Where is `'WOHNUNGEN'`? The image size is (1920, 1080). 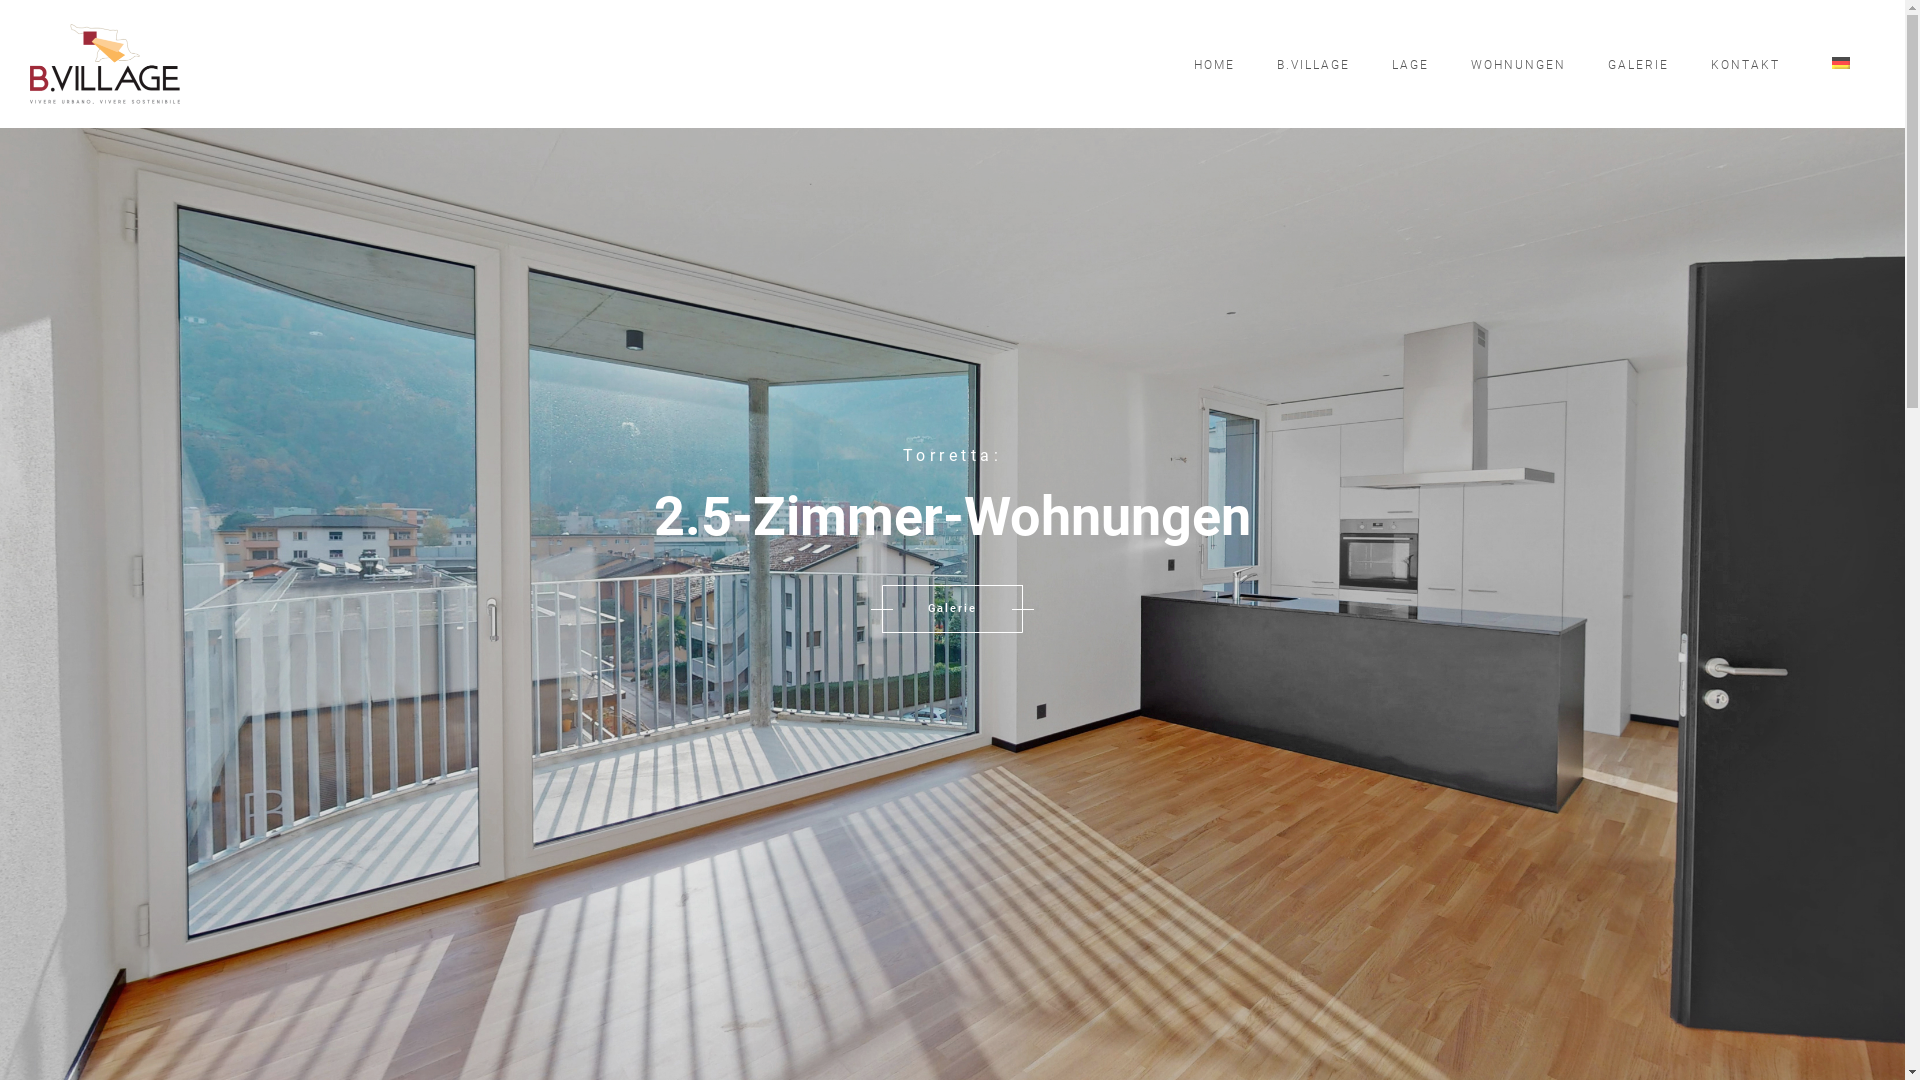
'WOHNUNGEN' is located at coordinates (1518, 64).